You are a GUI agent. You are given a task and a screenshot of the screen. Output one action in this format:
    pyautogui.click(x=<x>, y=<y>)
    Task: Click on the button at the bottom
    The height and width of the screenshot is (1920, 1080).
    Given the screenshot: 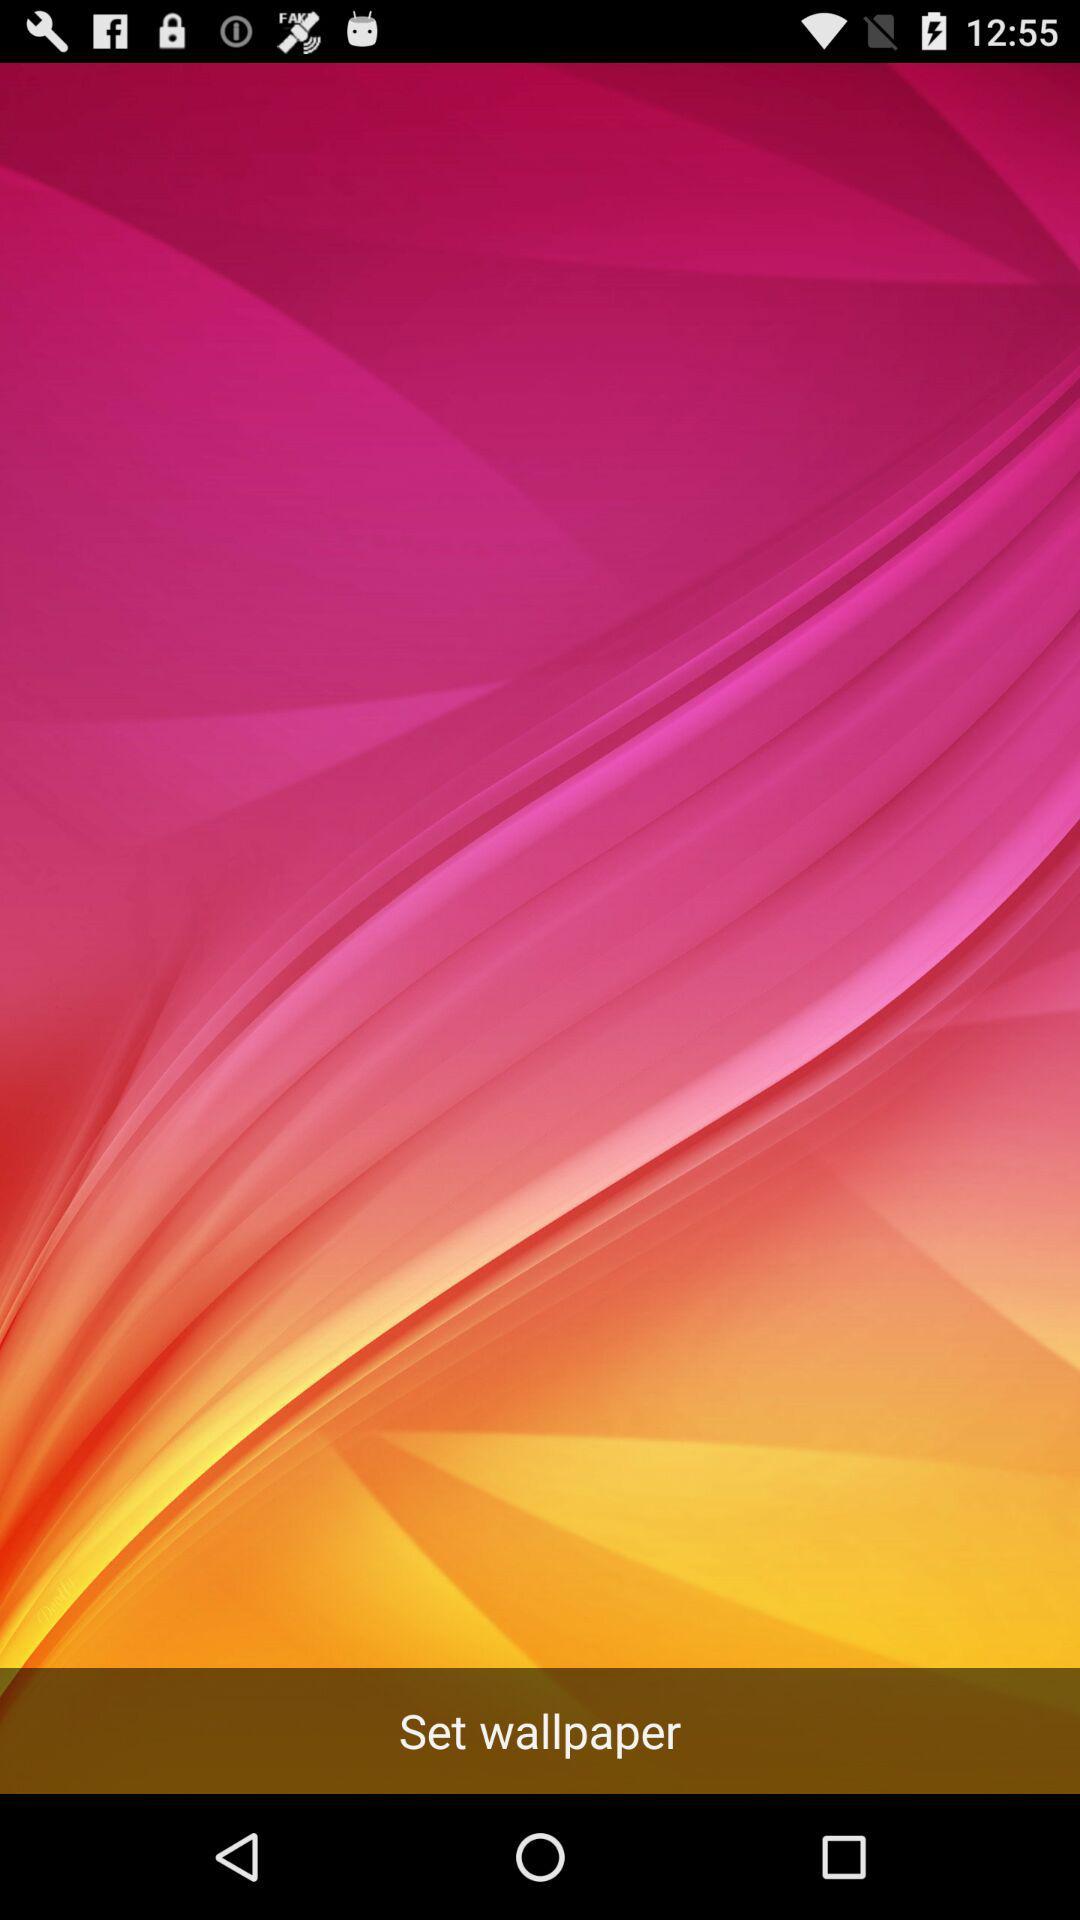 What is the action you would take?
    pyautogui.click(x=540, y=1730)
    